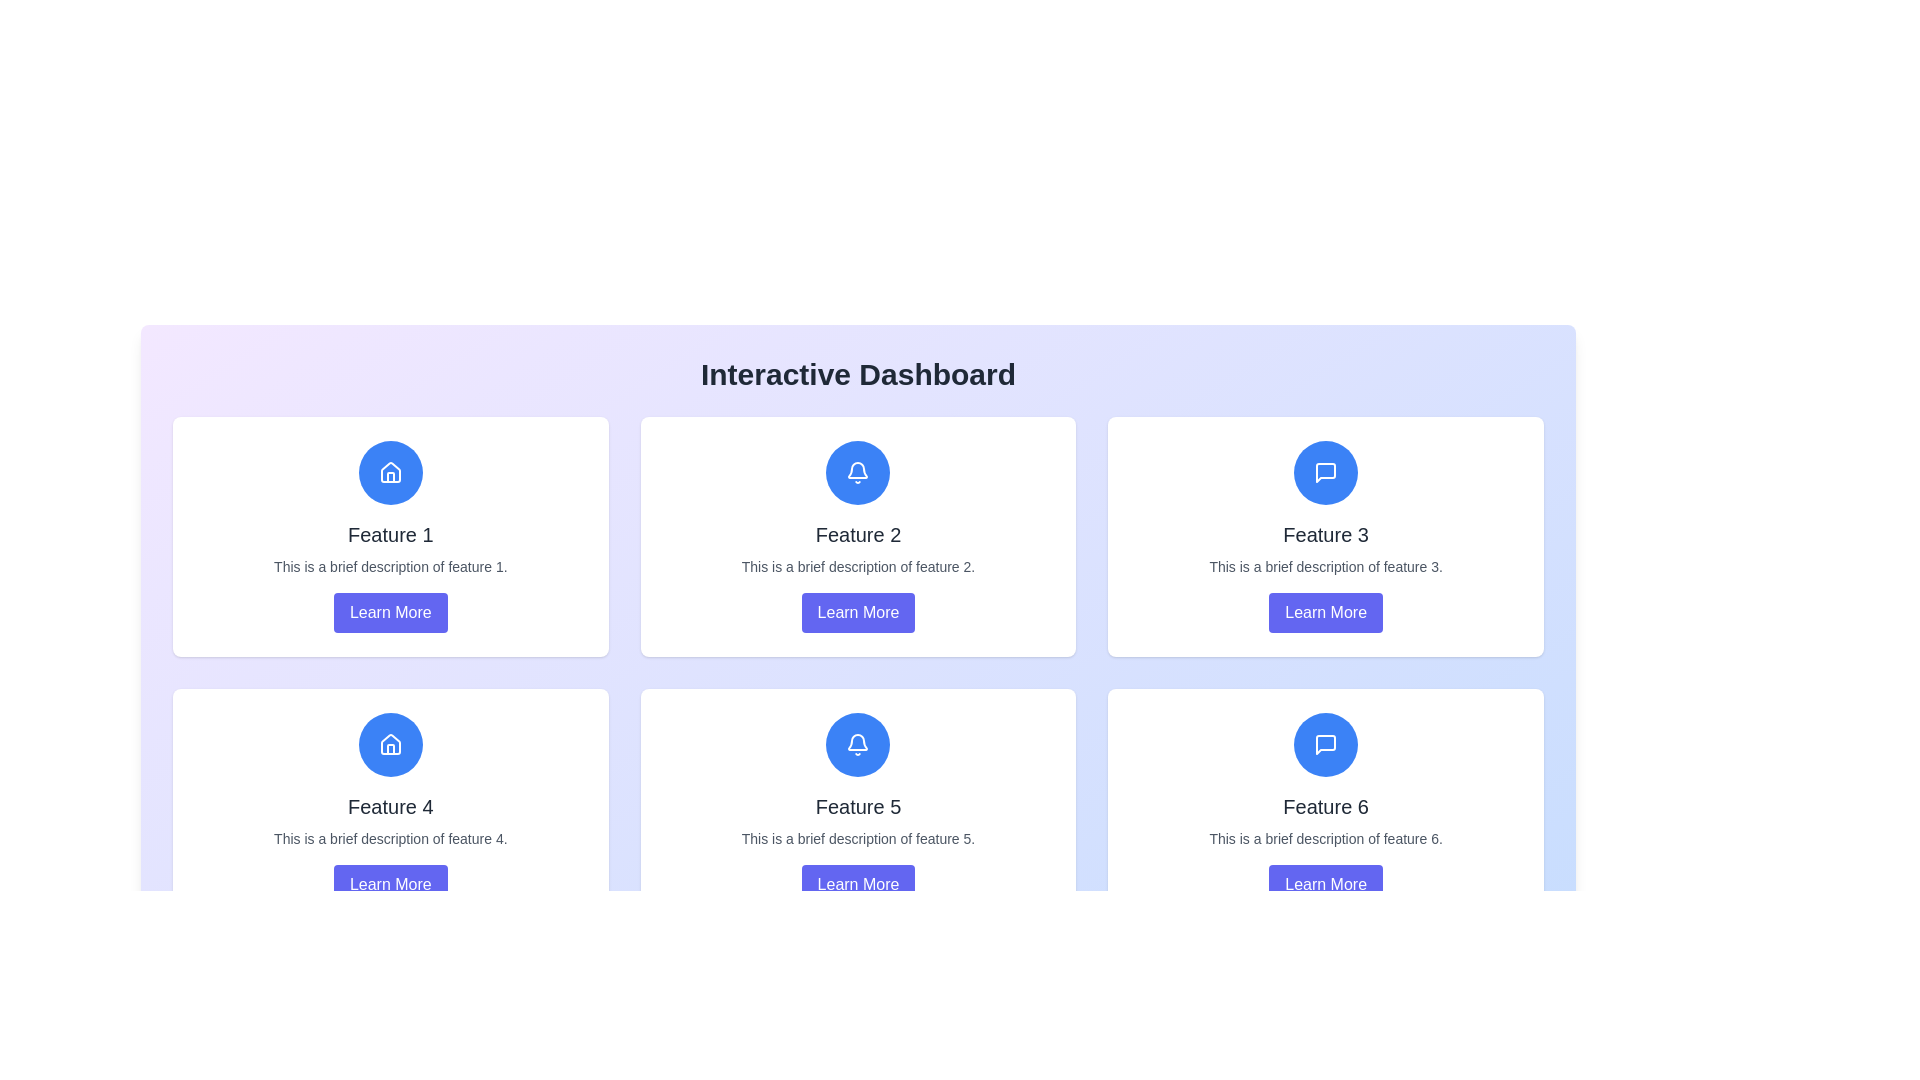 This screenshot has width=1920, height=1080. I want to click on the 'Home' icon located in the first card of the 'Feature' grid, positioned in the first row and first column, so click(390, 744).